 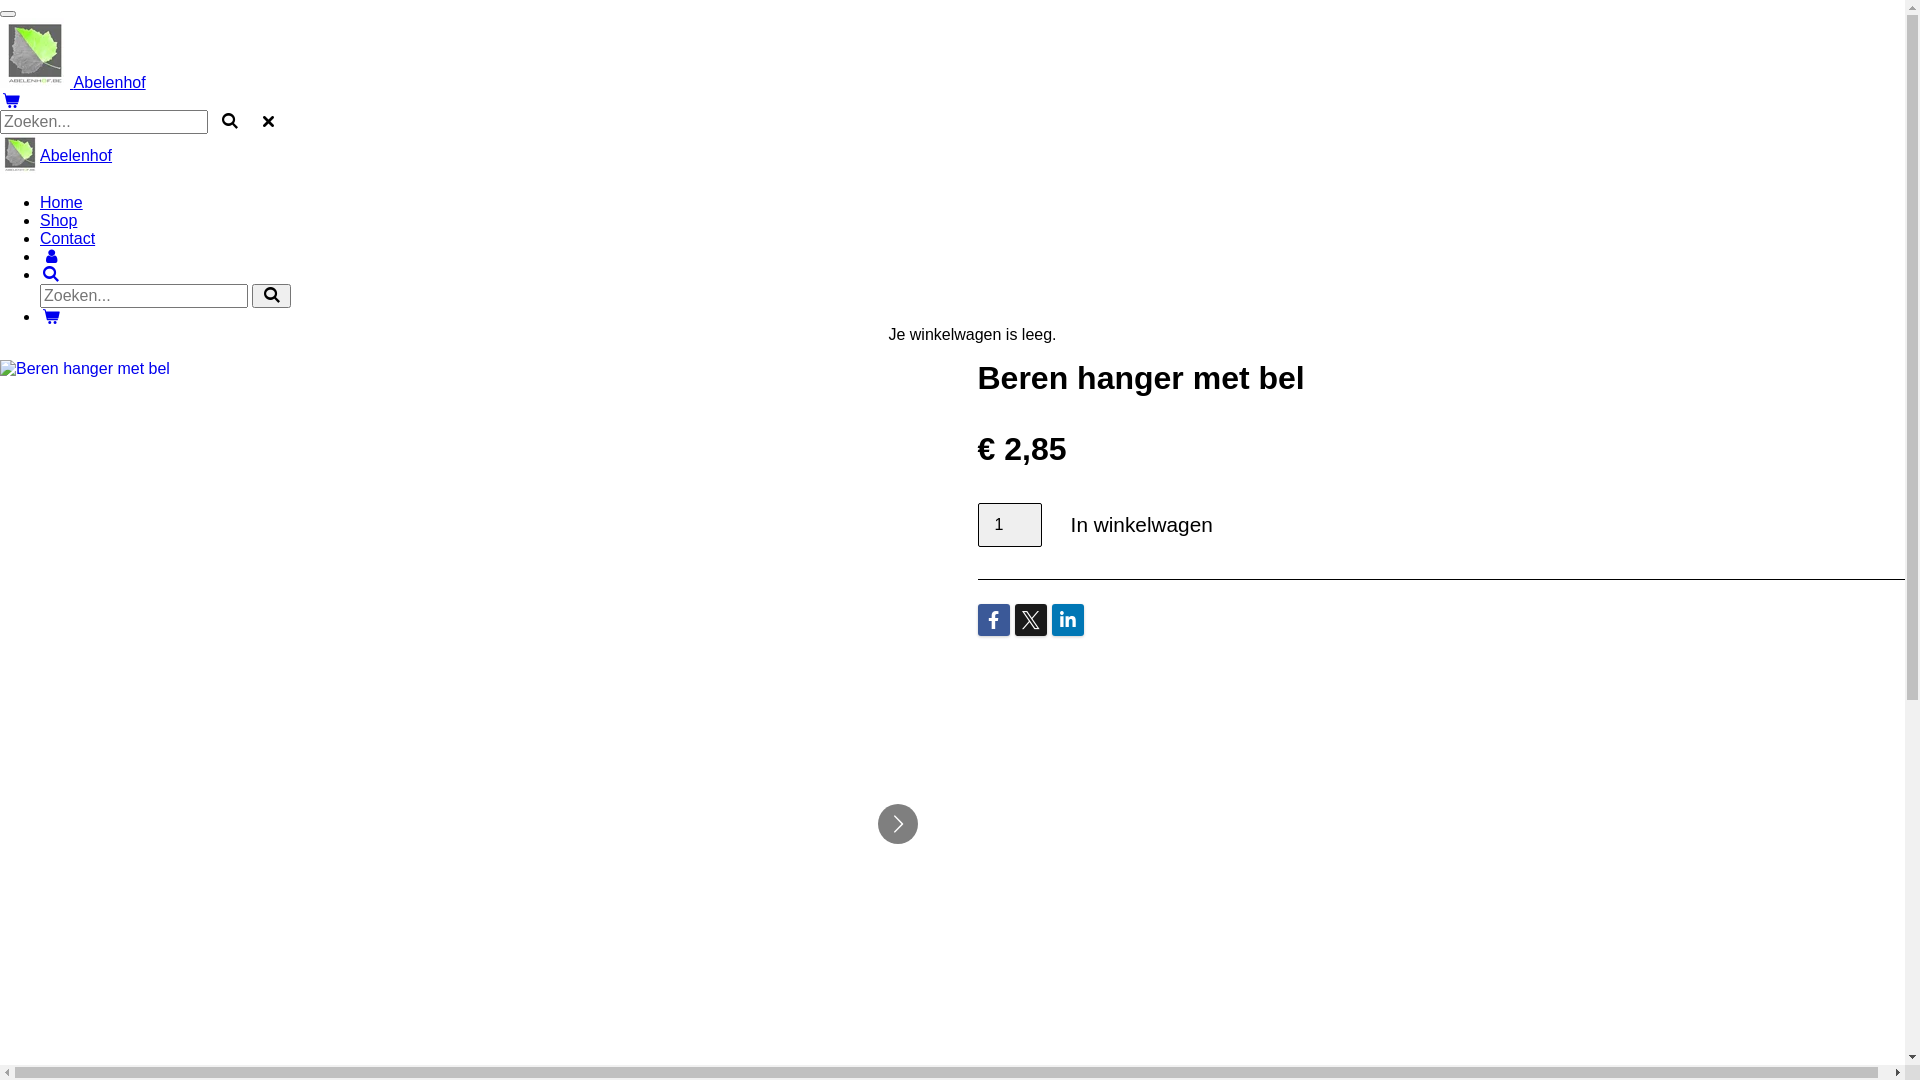 What do you see at coordinates (58, 220) in the screenshot?
I see `'Shop'` at bounding box center [58, 220].